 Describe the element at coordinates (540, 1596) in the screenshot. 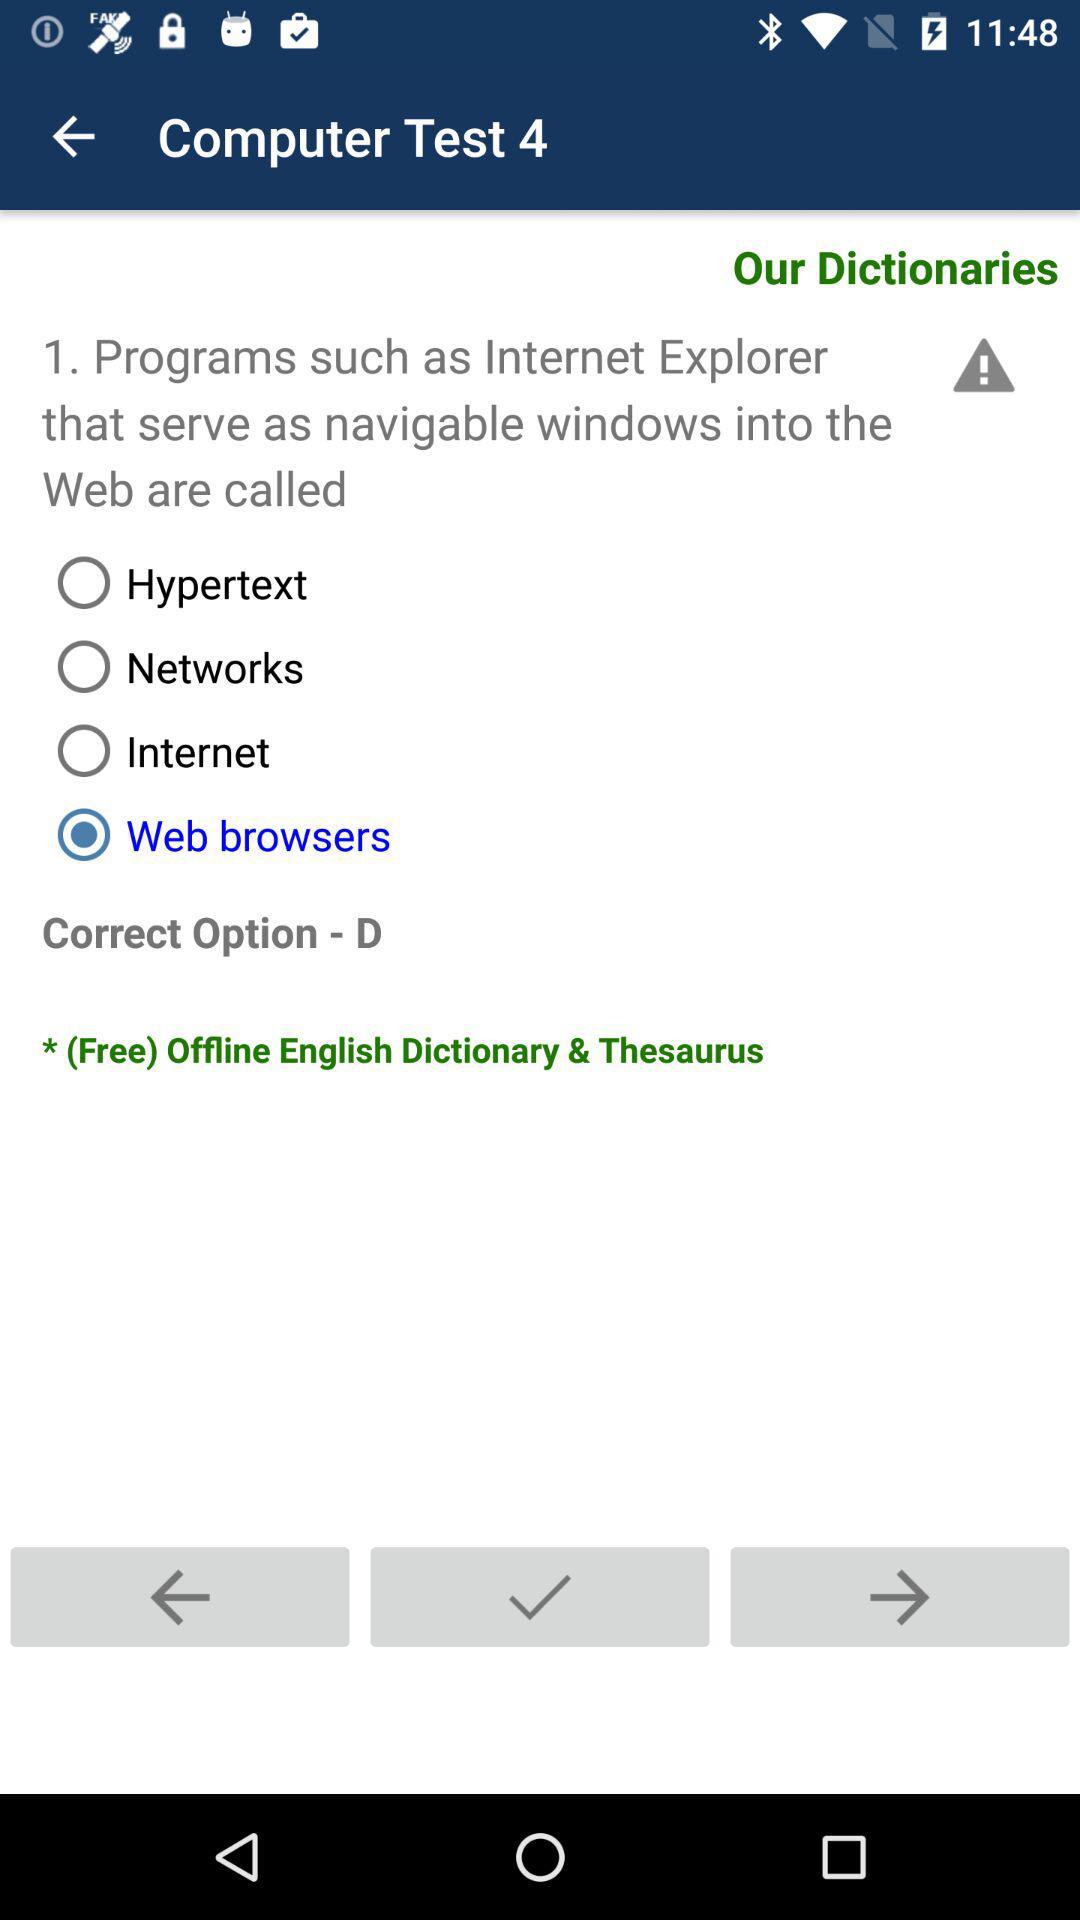

I see `the navigation icon` at that location.